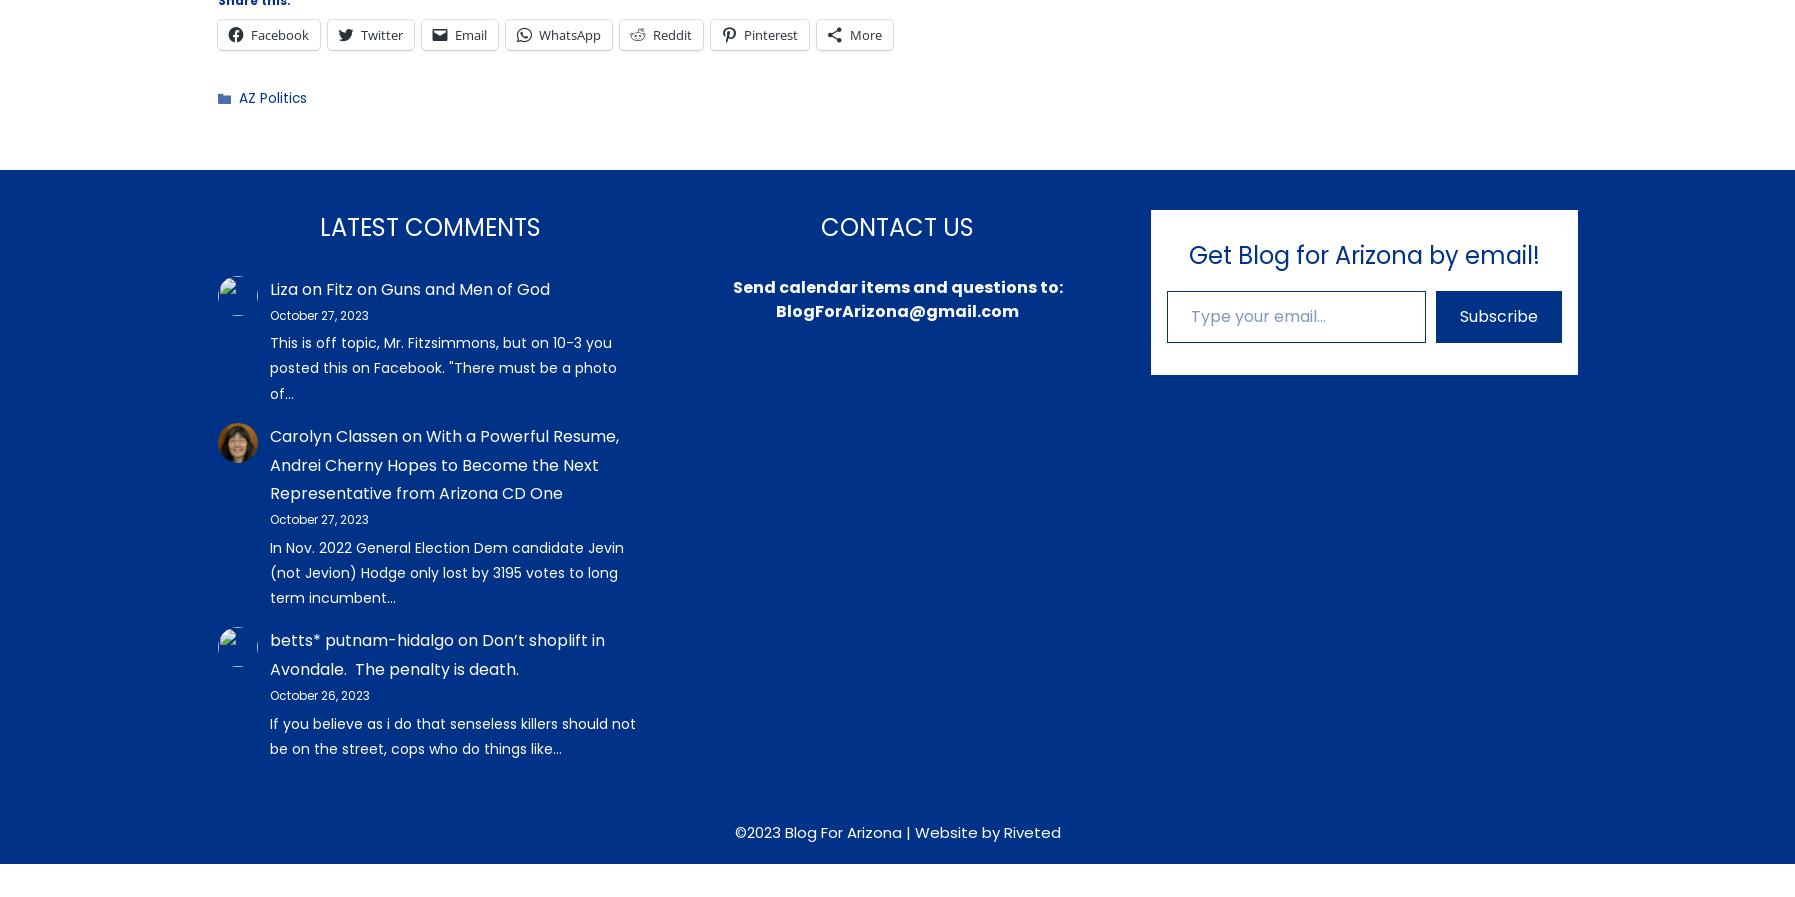 The image size is (1795, 897). Describe the element at coordinates (670, 33) in the screenshot. I see `'Reddit'` at that location.